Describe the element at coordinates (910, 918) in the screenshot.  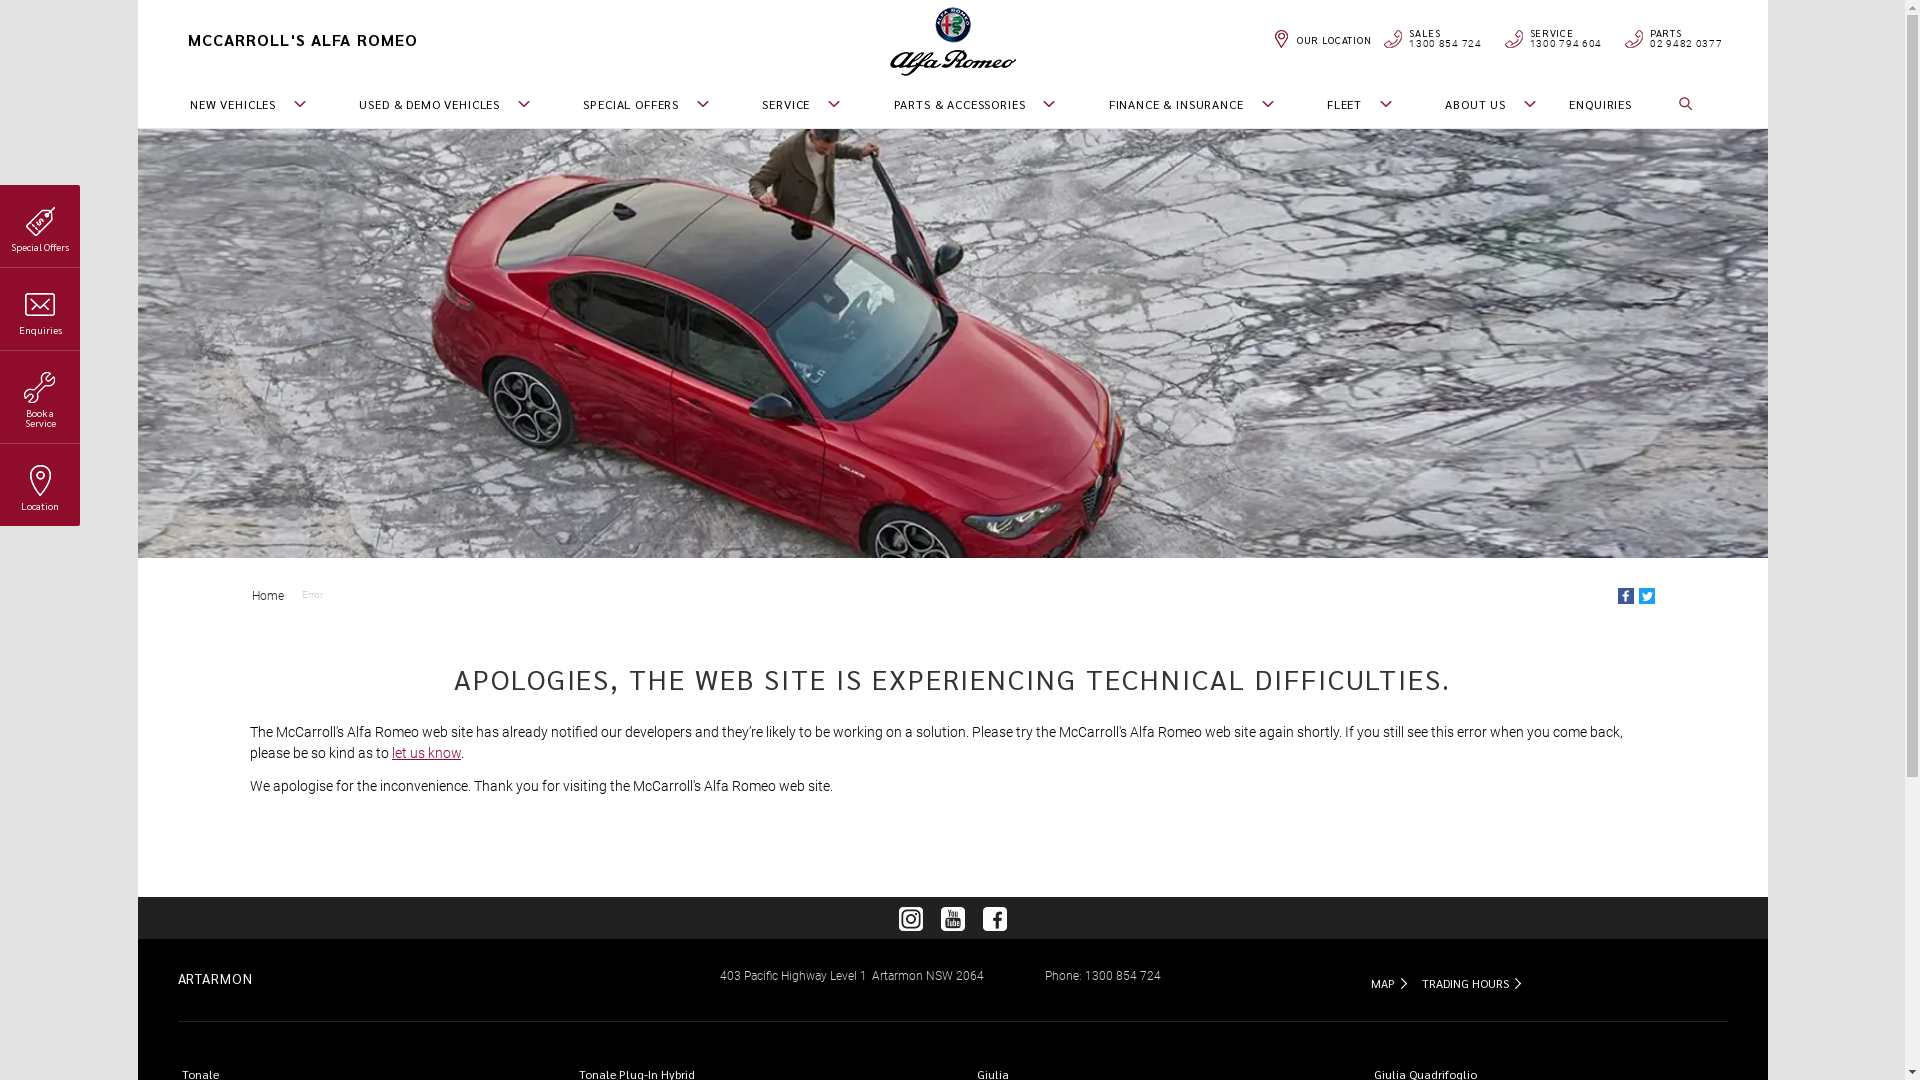
I see `'Follow Us on Instagram'` at that location.